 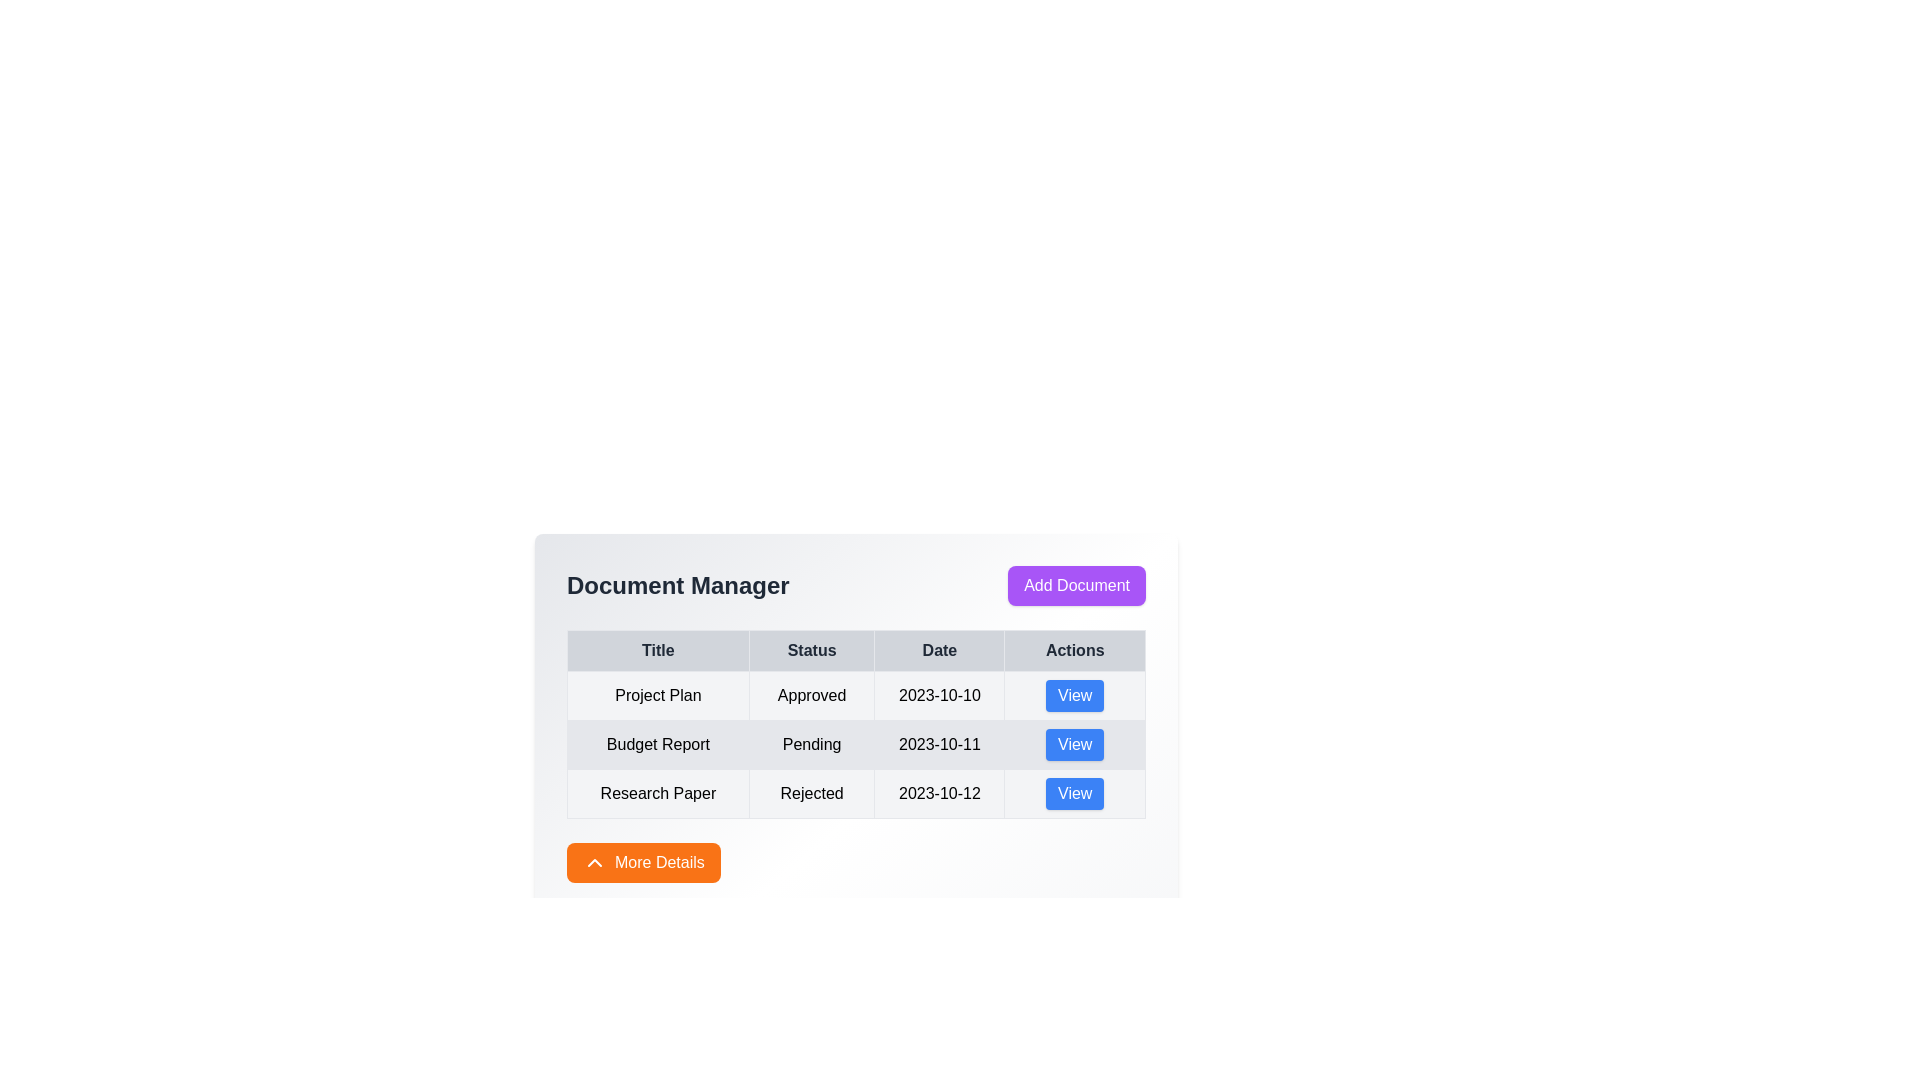 What do you see at coordinates (856, 744) in the screenshot?
I see `contents of the second table row which includes 'Budget Report', 'Pending', '2023-10-11', and a 'View' button` at bounding box center [856, 744].